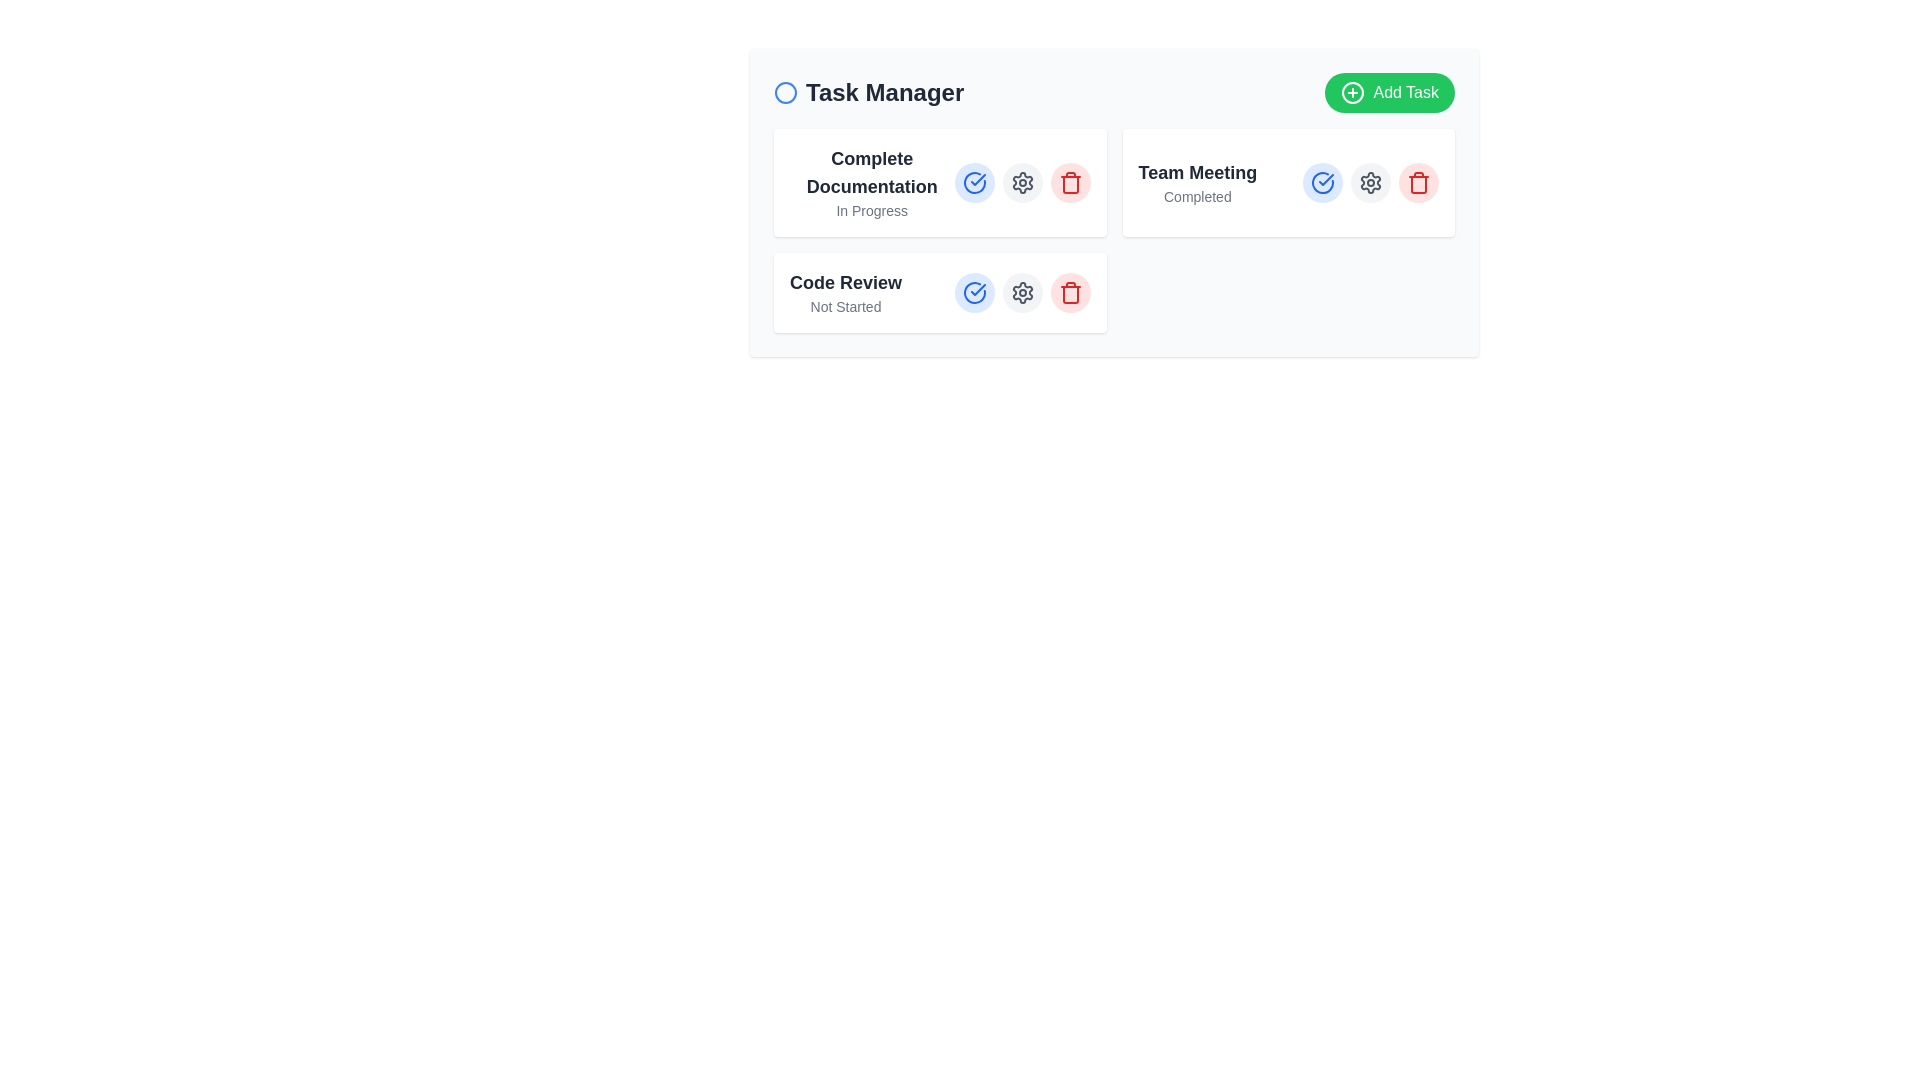 The width and height of the screenshot is (1920, 1080). What do you see at coordinates (1022, 293) in the screenshot?
I see `the gray-colored gear-shaped icon (settings or cog symbol)` at bounding box center [1022, 293].